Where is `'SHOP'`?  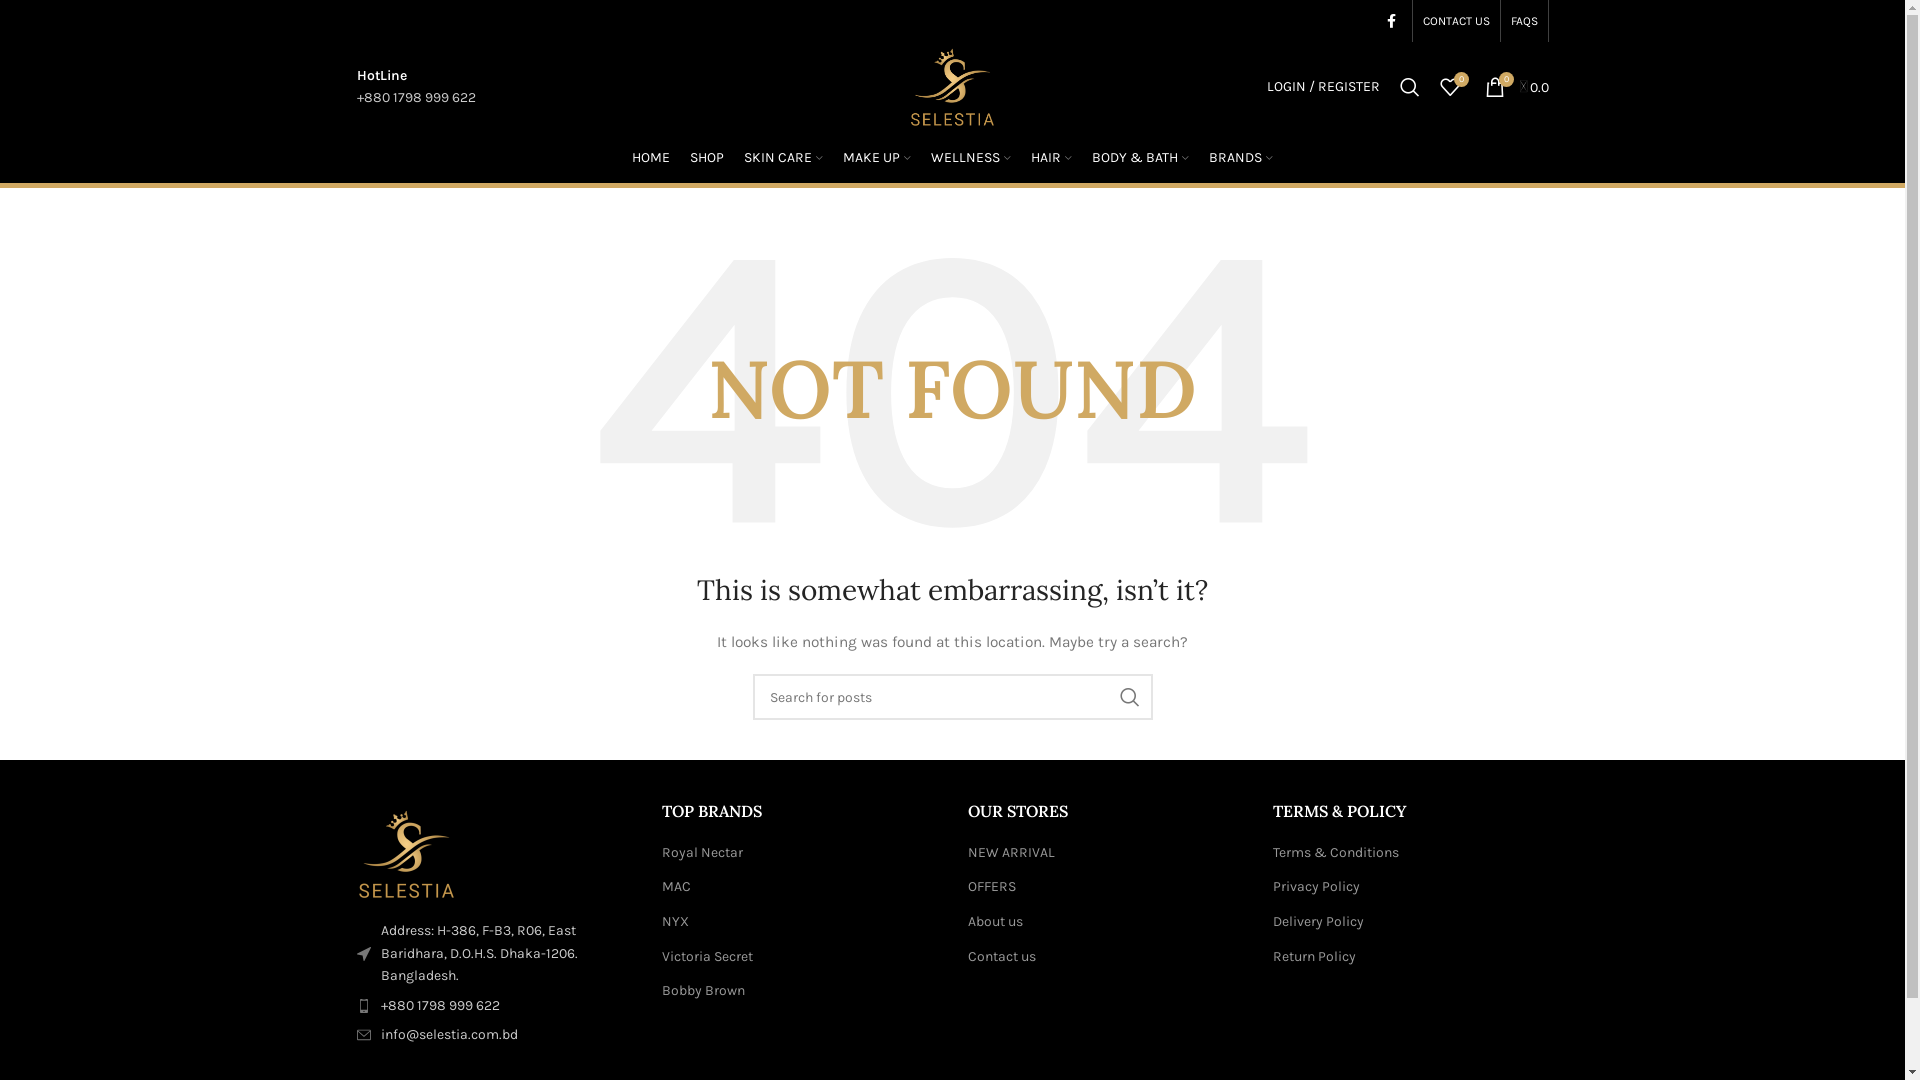 'SHOP' is located at coordinates (706, 157).